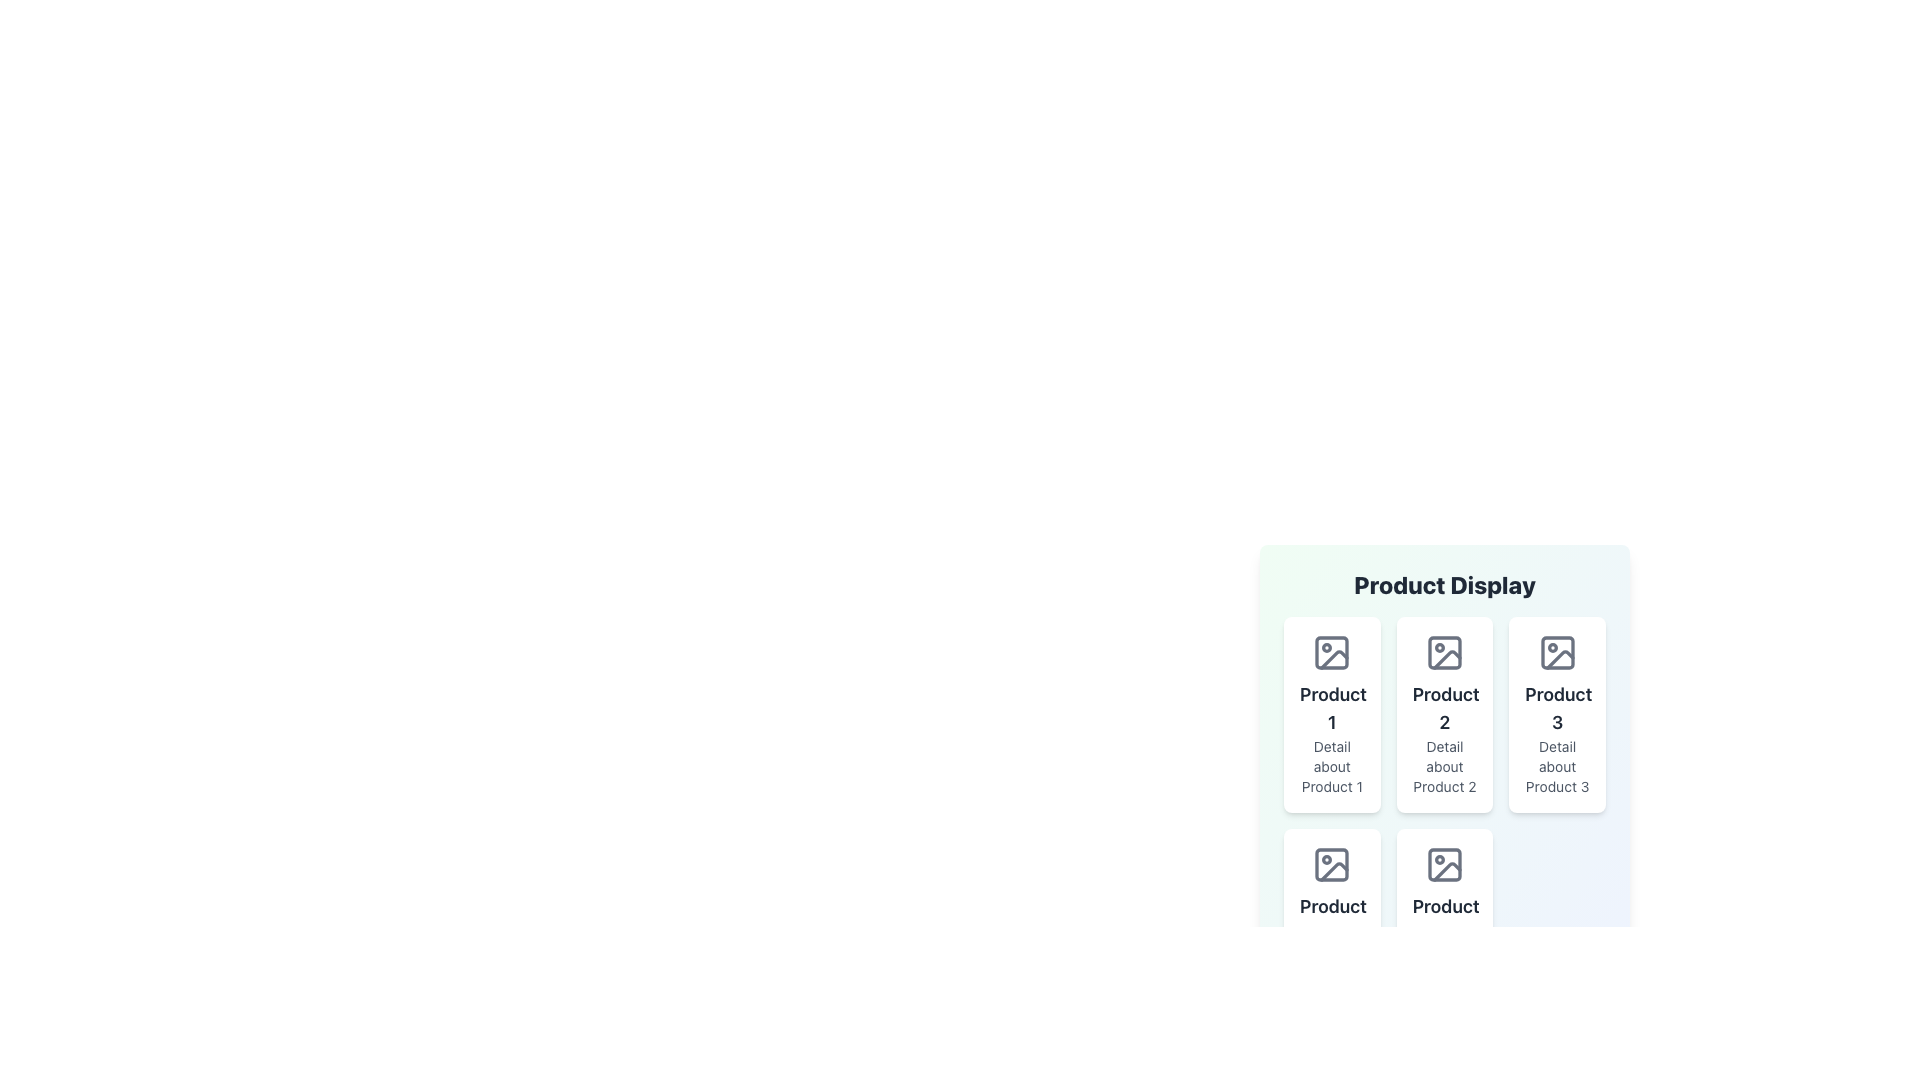  What do you see at coordinates (1444, 713) in the screenshot?
I see `the product display card located in the center column of the first row under the 'Product Display' heading` at bounding box center [1444, 713].